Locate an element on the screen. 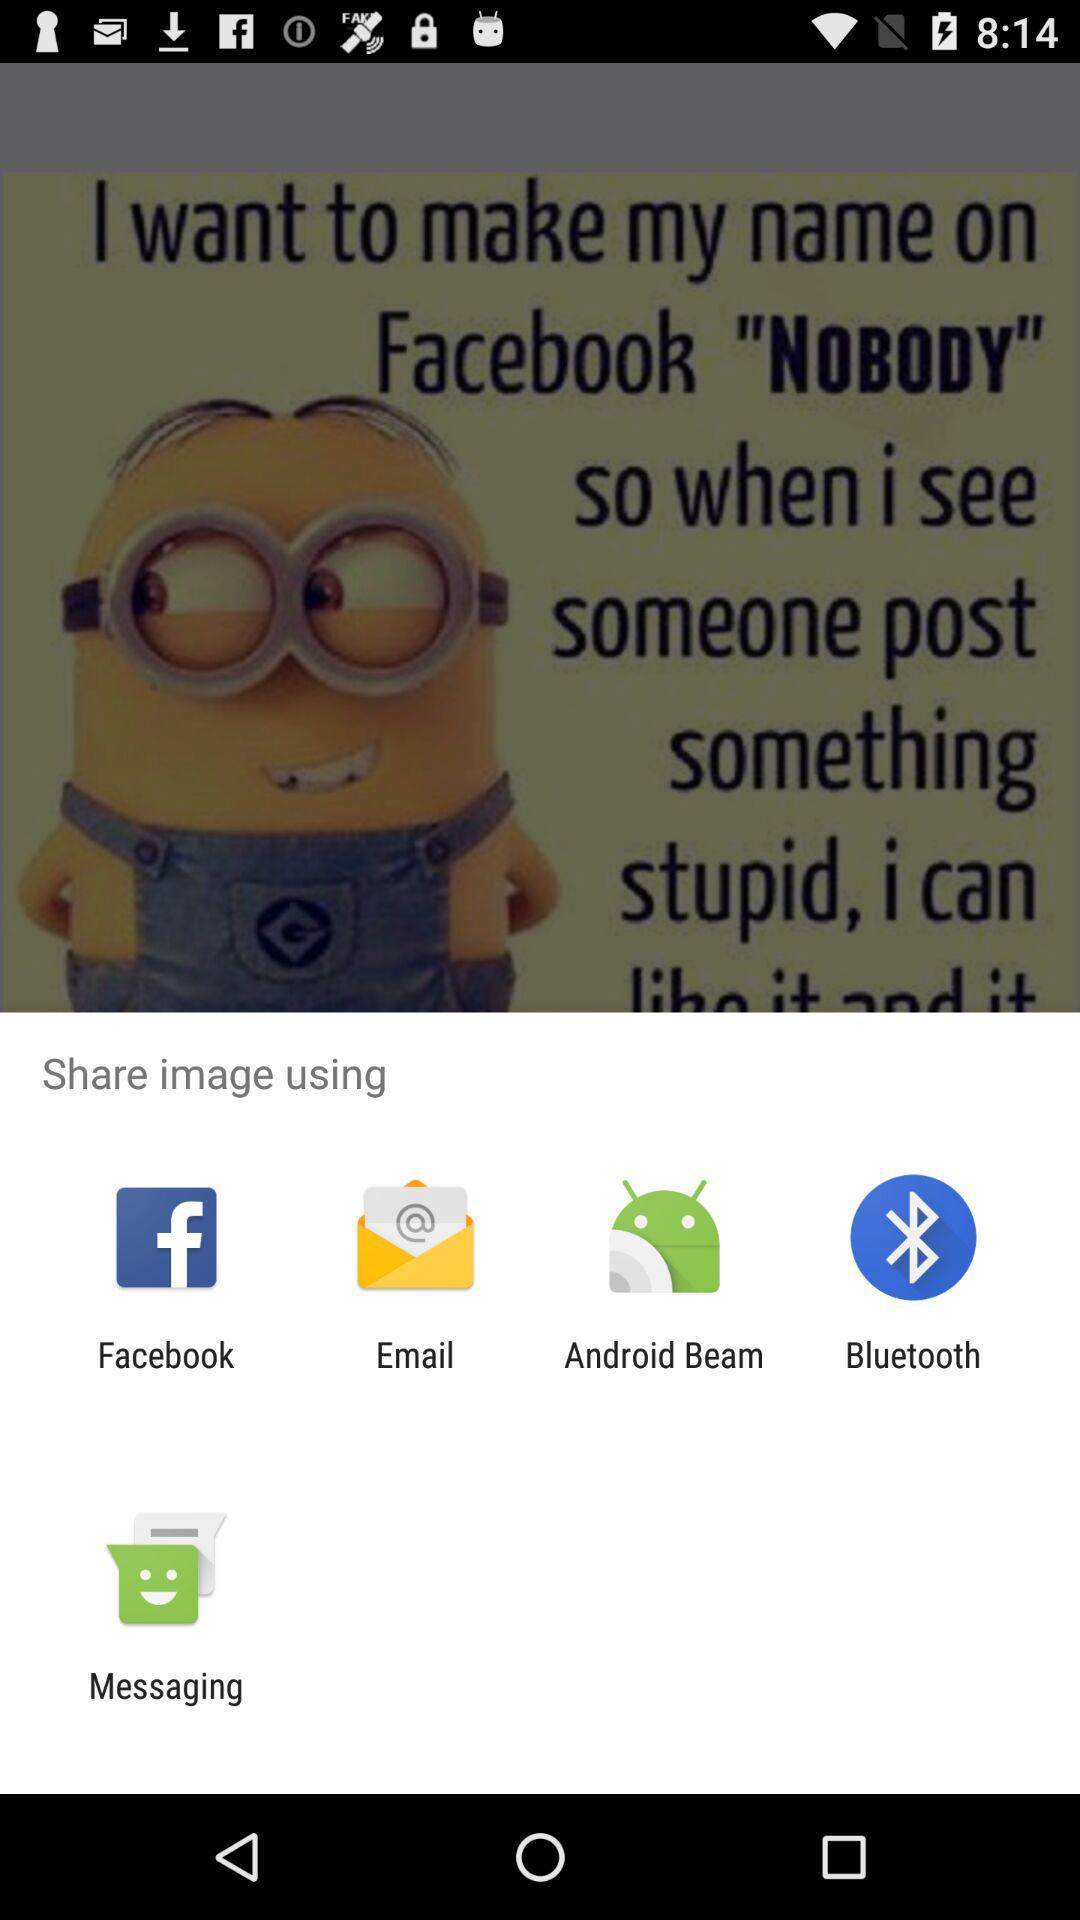 This screenshot has width=1080, height=1920. icon to the left of email icon is located at coordinates (165, 1374).